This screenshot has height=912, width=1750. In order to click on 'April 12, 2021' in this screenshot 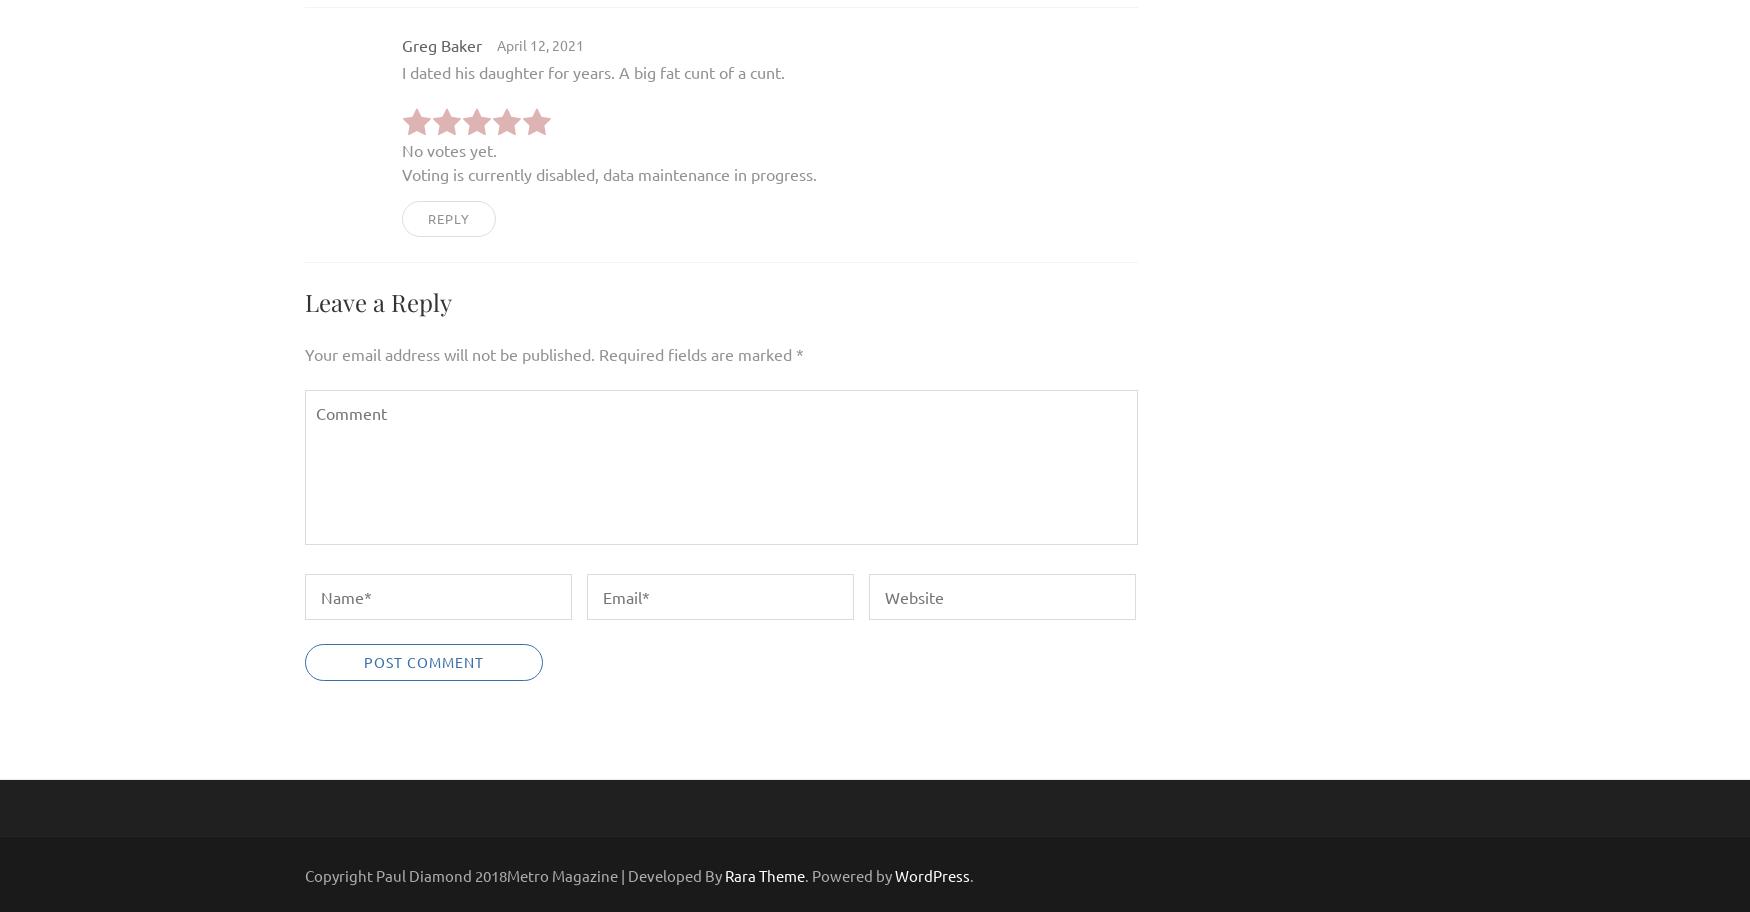, I will do `click(539, 42)`.